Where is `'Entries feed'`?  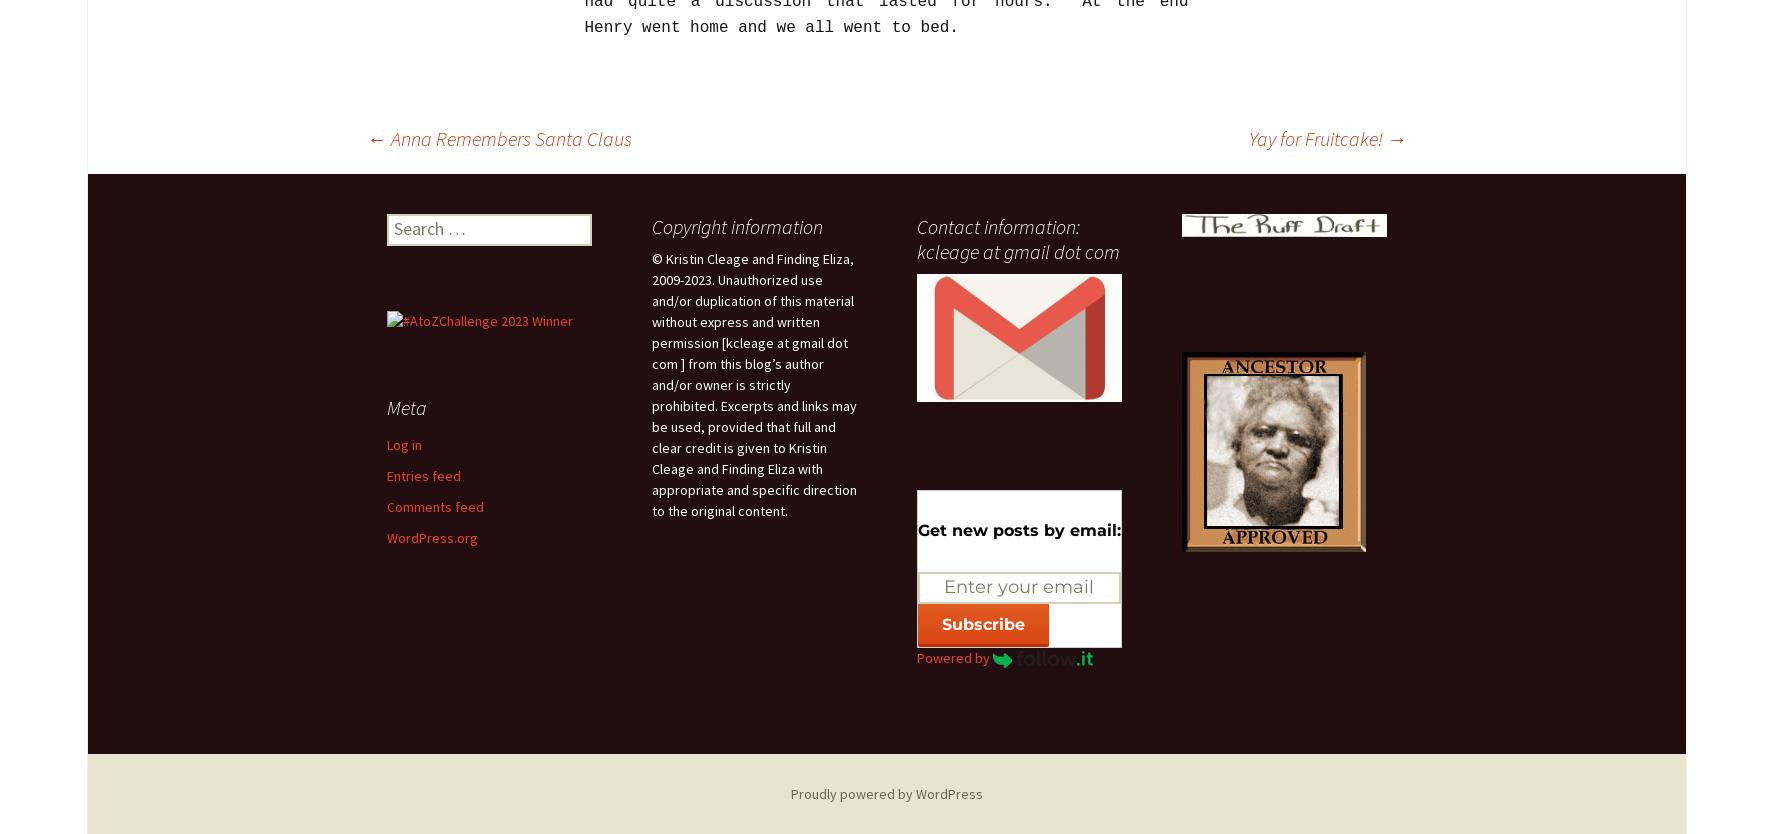
'Entries feed' is located at coordinates (422, 474).